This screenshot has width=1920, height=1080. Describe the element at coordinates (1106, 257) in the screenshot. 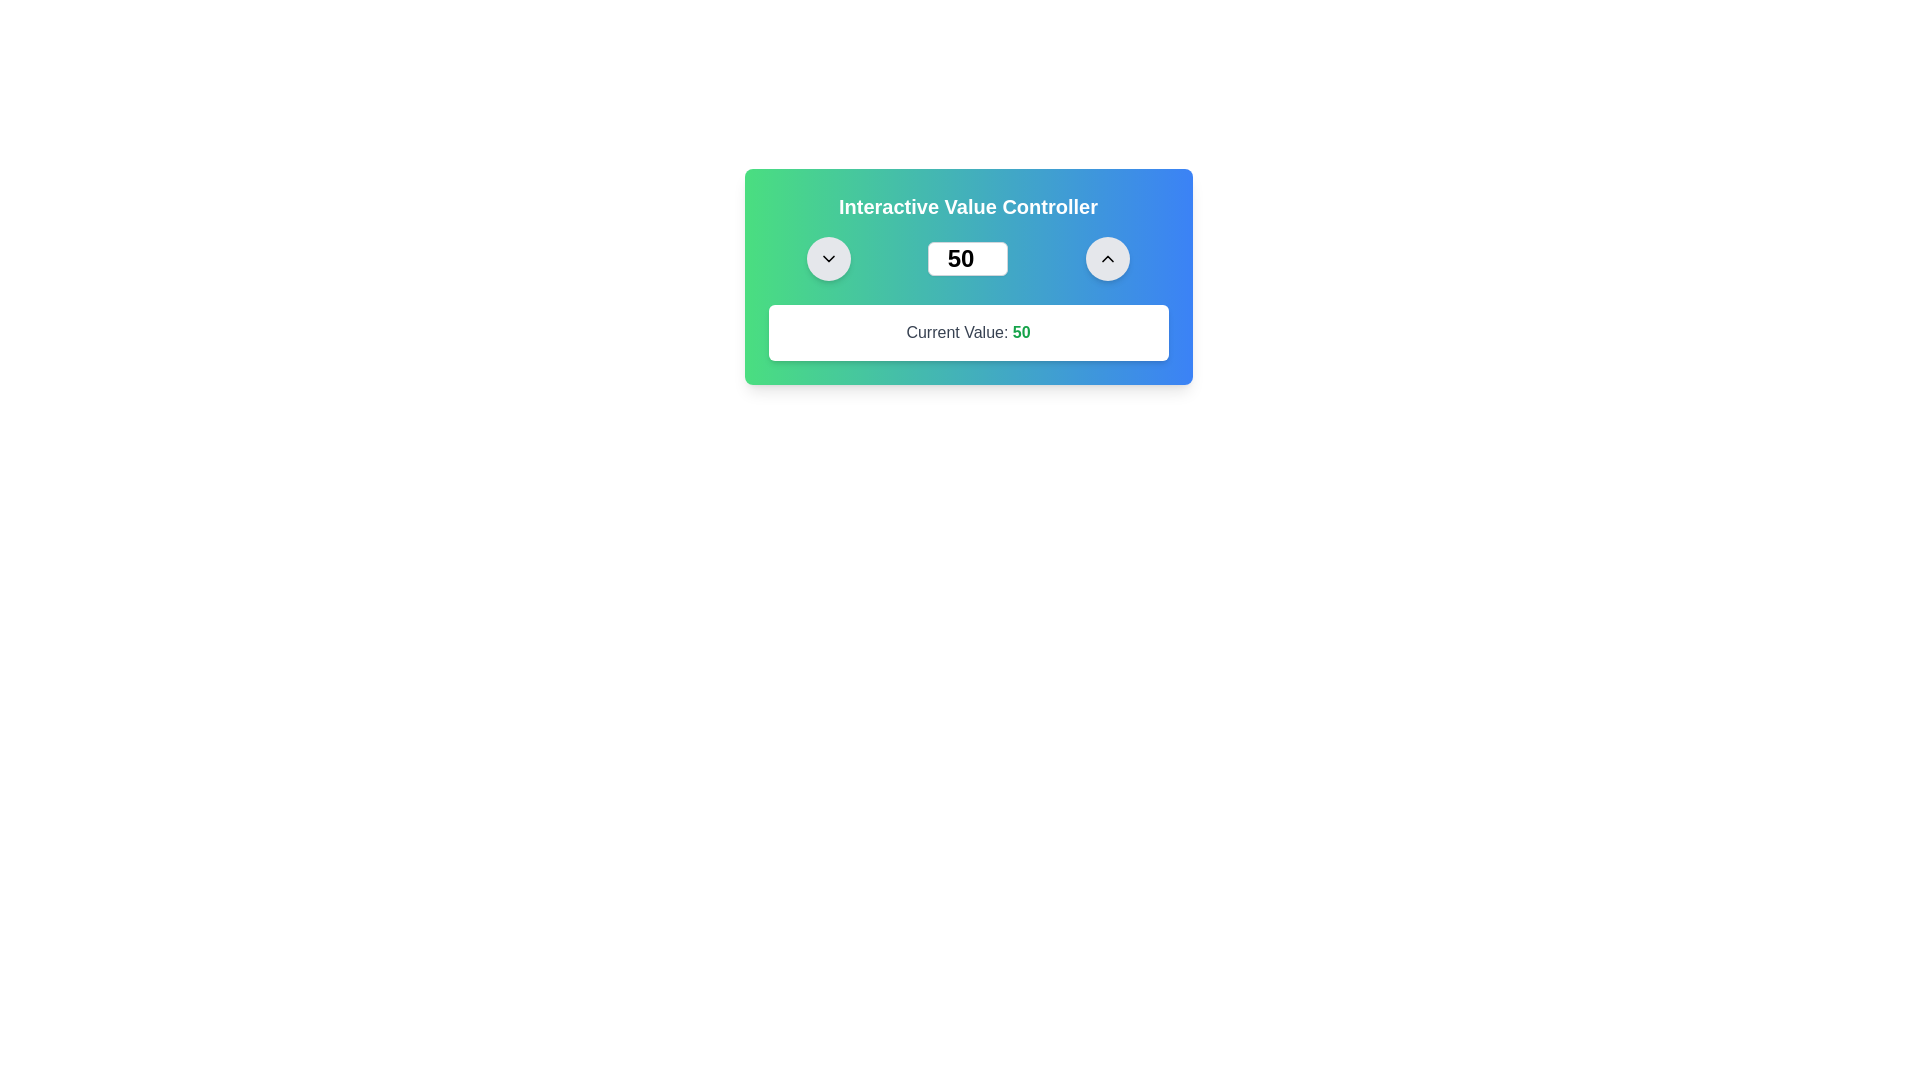

I see `the increment control graphical icon located inside a circular button on the right side of the interface to interact with it` at that location.